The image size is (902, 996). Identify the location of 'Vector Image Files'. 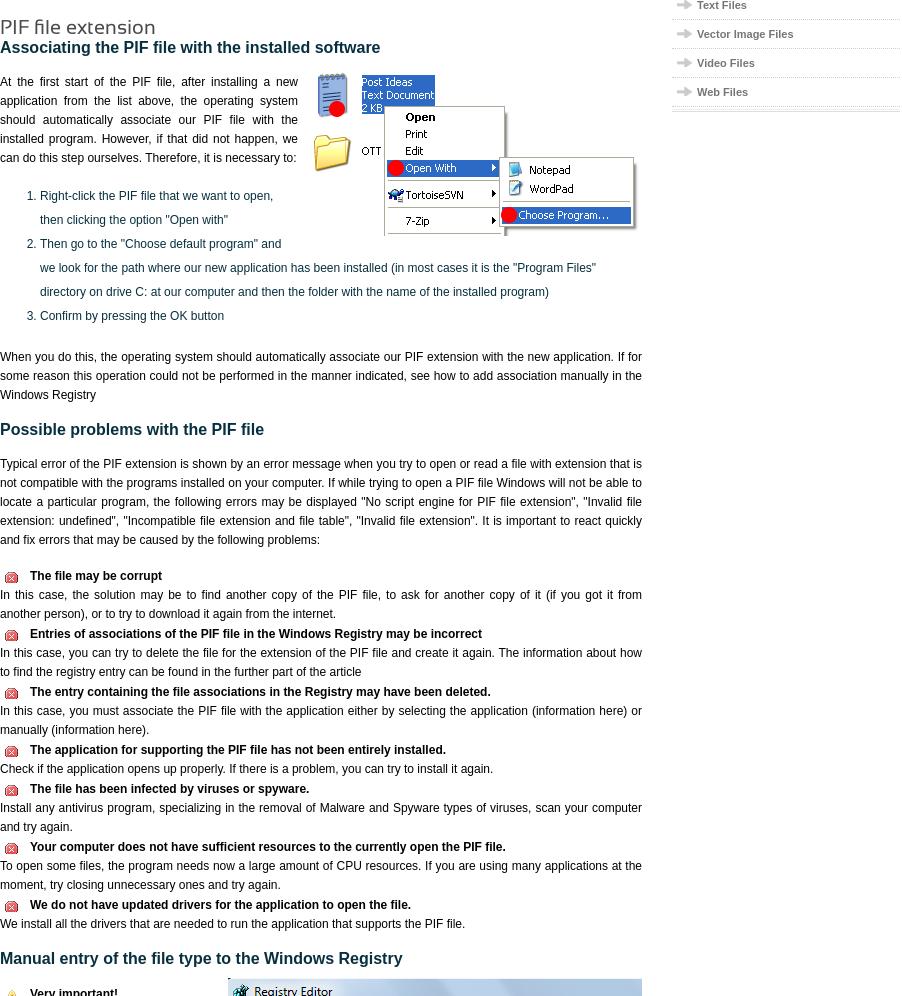
(696, 33).